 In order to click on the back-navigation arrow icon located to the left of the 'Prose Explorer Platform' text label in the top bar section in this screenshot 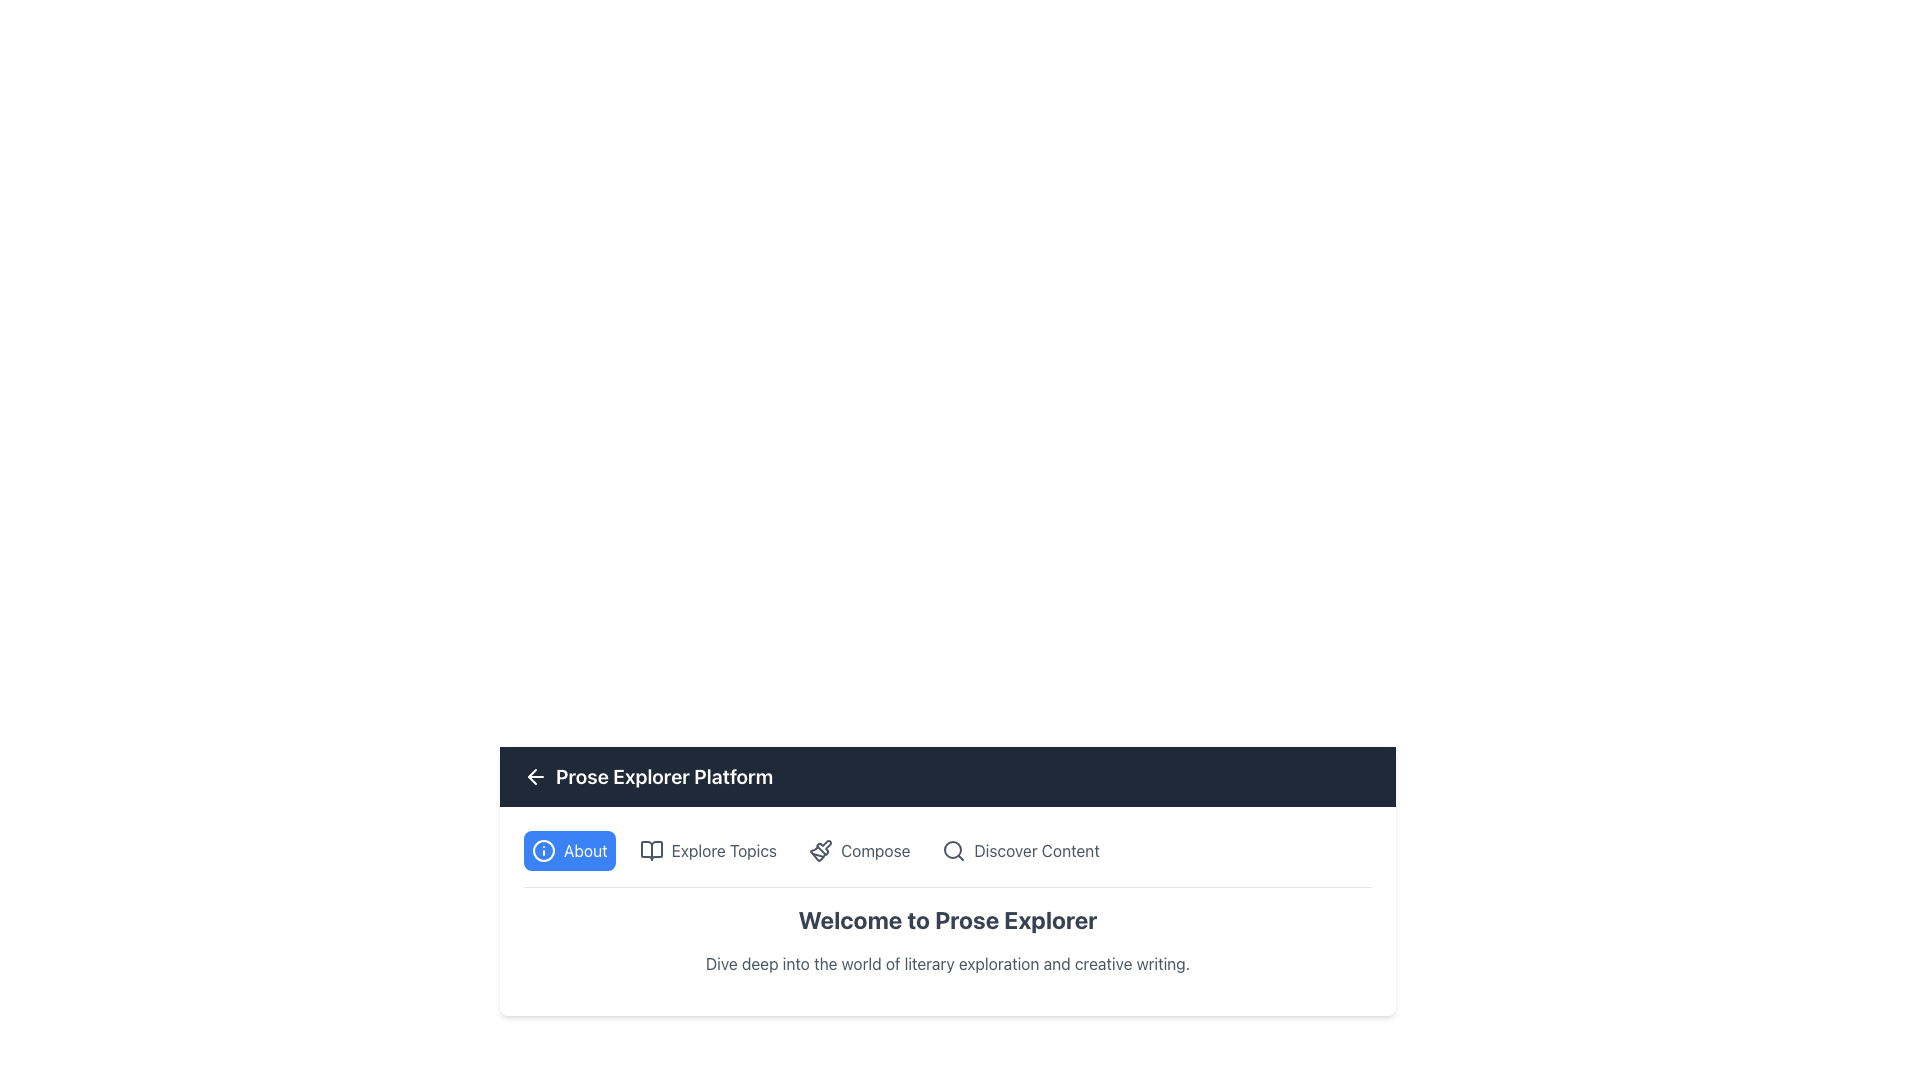, I will do `click(536, 775)`.